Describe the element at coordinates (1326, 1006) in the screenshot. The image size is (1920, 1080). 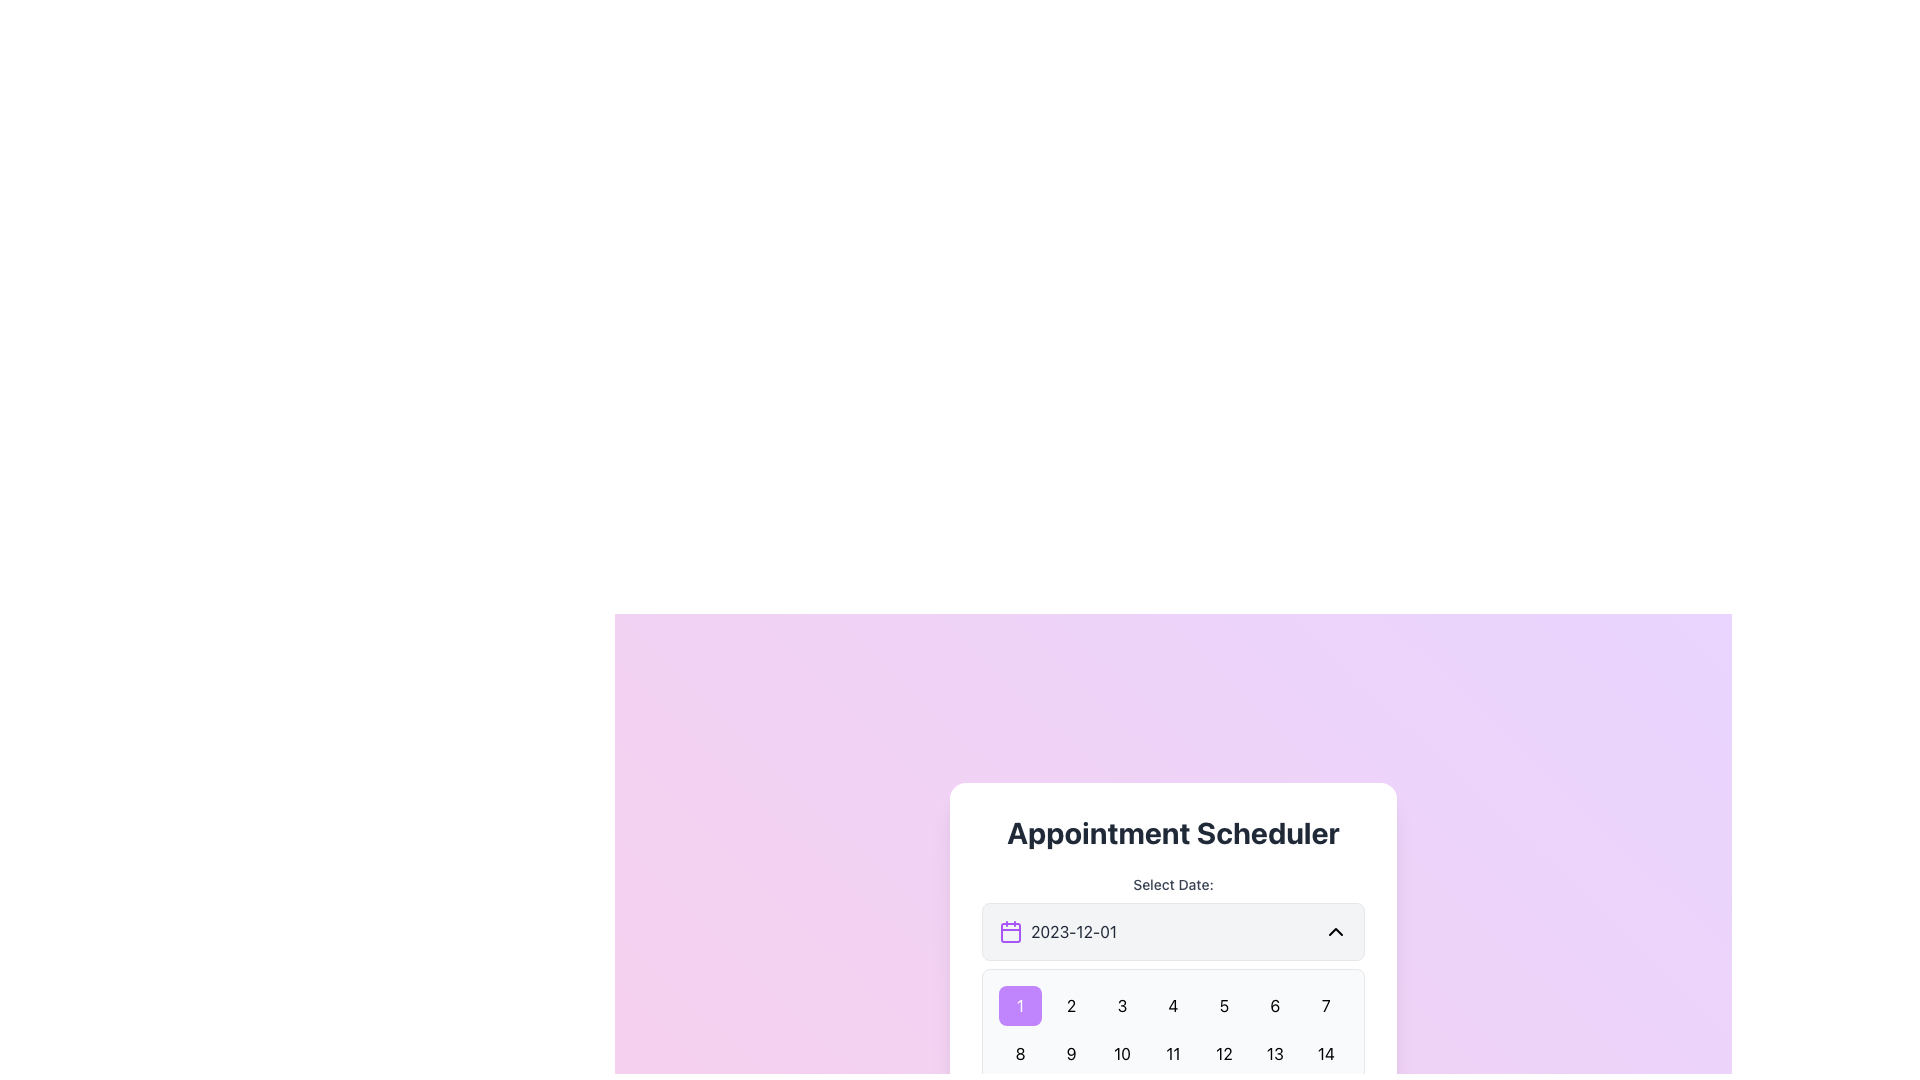
I see `the button labeled '7' in the calendar interface` at that location.